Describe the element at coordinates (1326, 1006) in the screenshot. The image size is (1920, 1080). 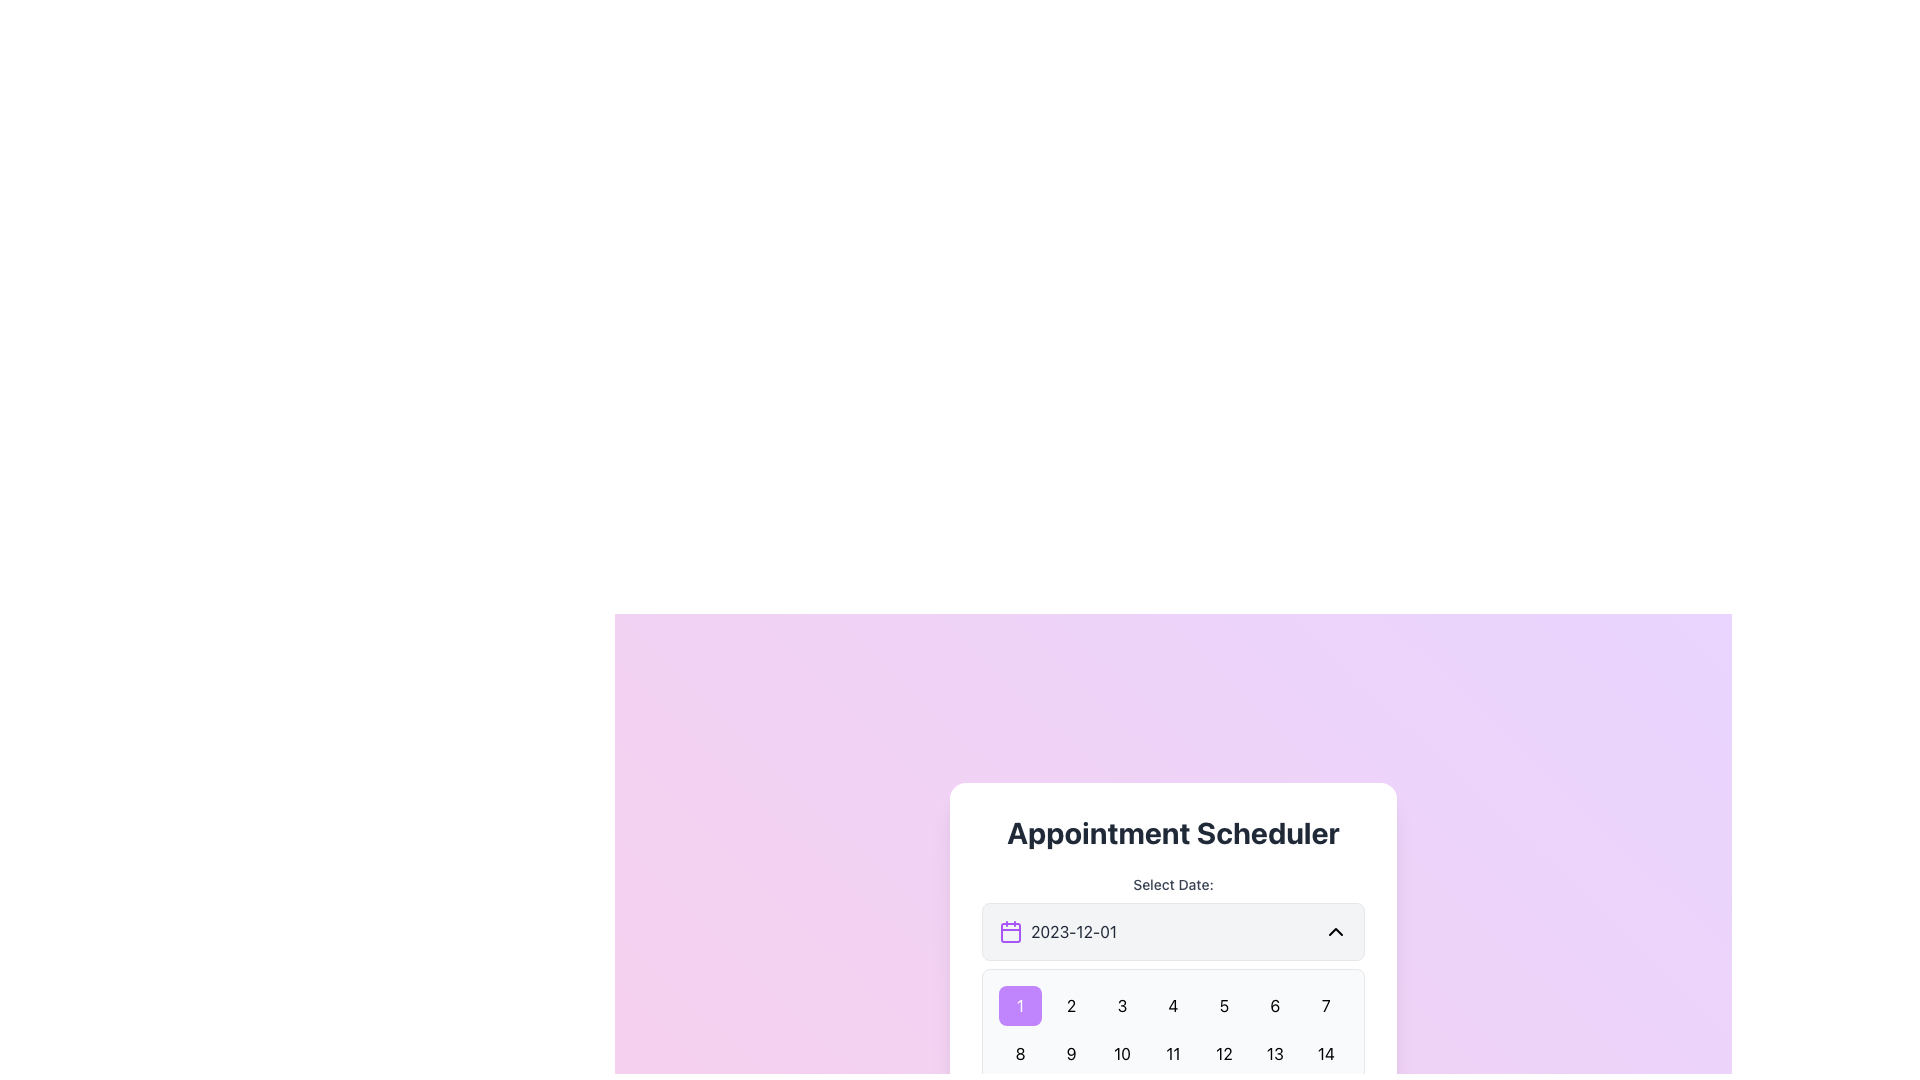
I see `the button labeled '7' in the calendar interface` at that location.